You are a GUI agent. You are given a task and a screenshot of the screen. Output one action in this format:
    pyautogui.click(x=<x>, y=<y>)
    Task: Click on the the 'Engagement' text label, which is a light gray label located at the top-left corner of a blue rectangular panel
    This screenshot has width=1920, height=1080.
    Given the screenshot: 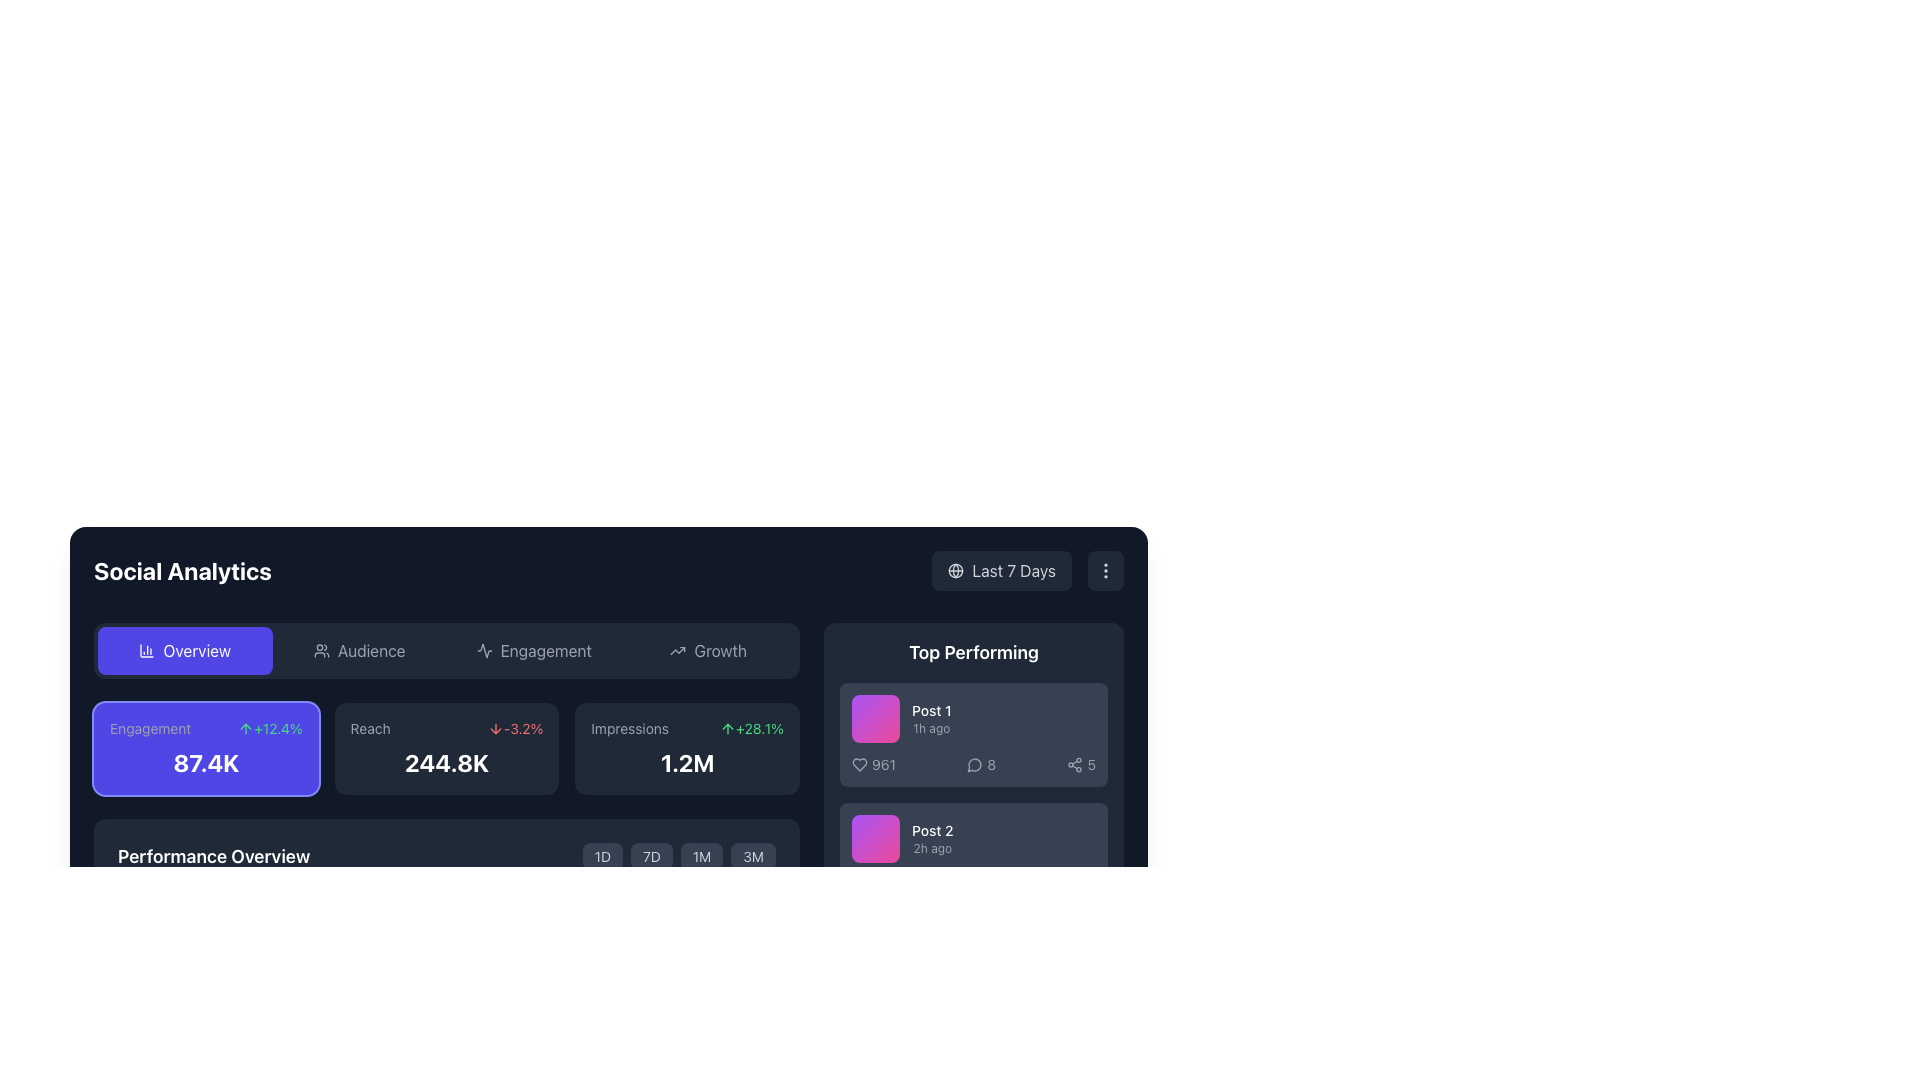 What is the action you would take?
    pyautogui.click(x=149, y=729)
    